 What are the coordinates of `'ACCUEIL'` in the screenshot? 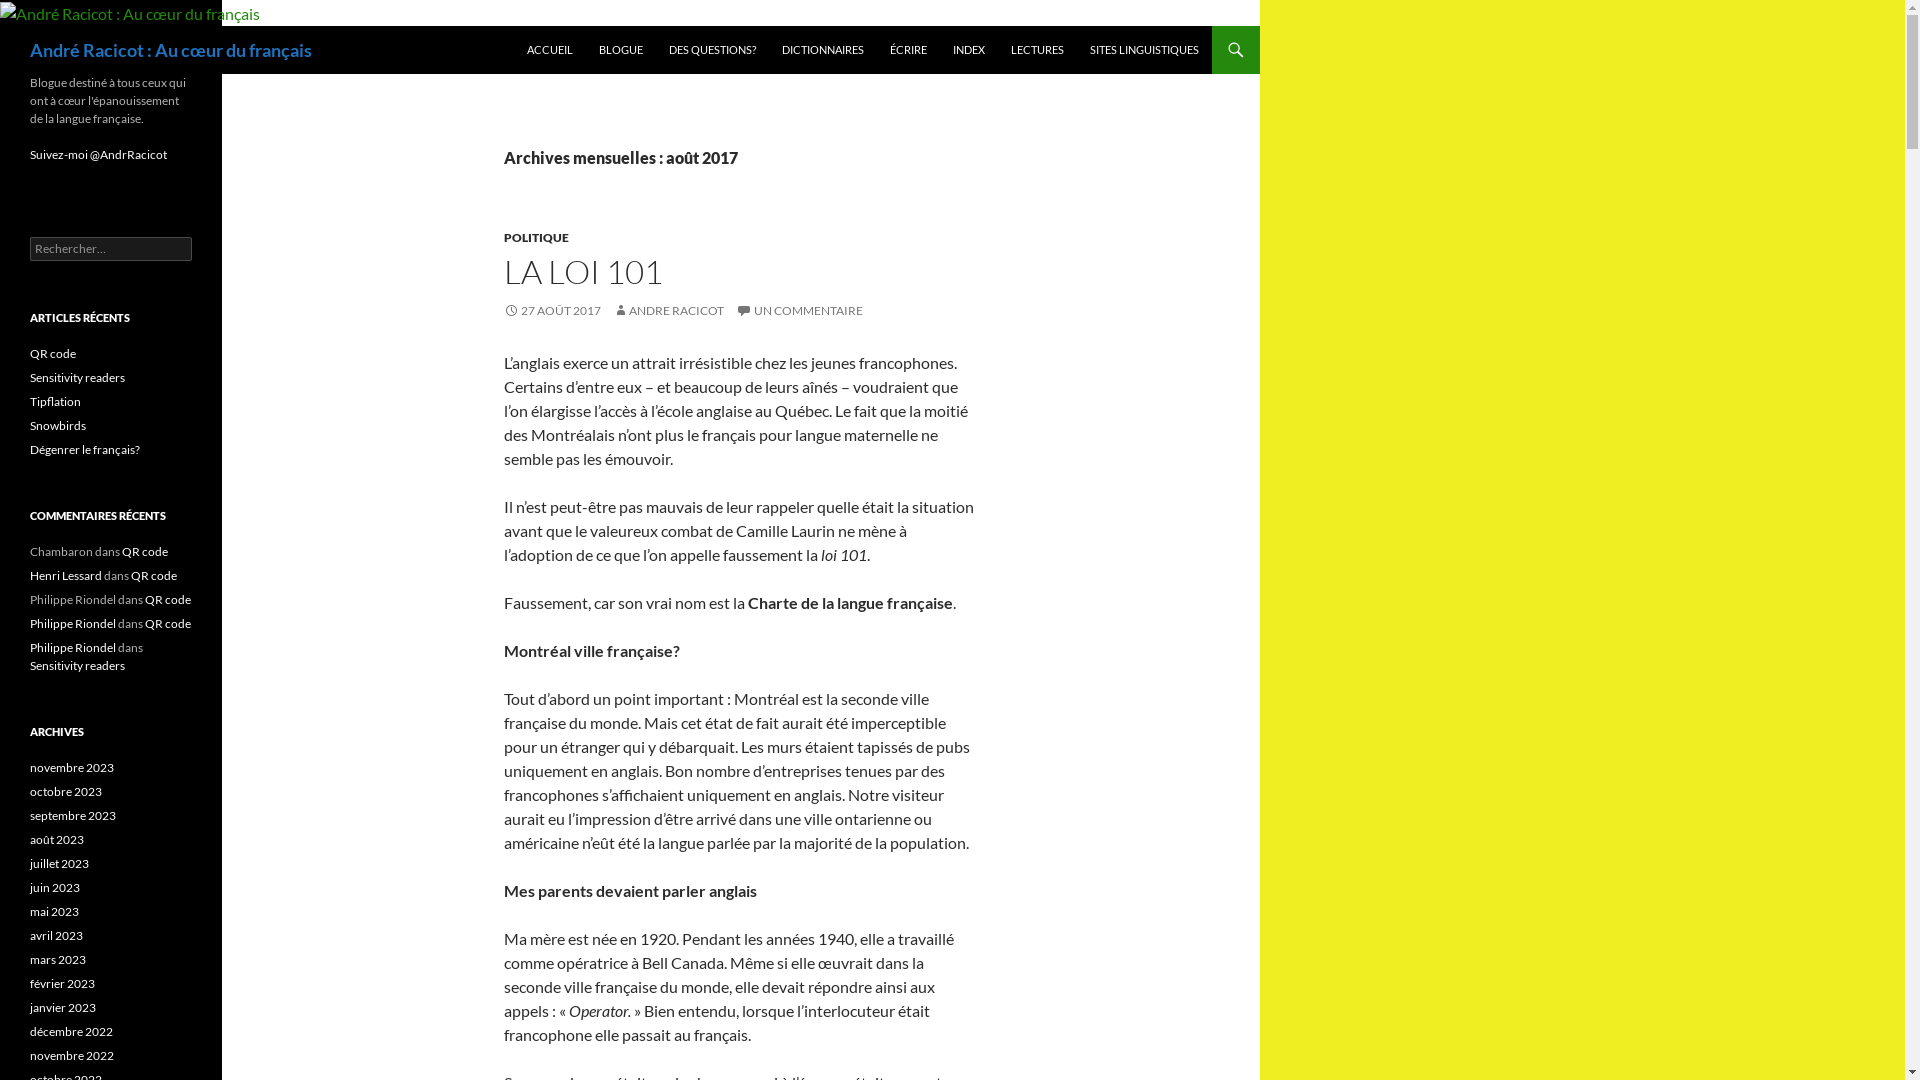 It's located at (550, 49).